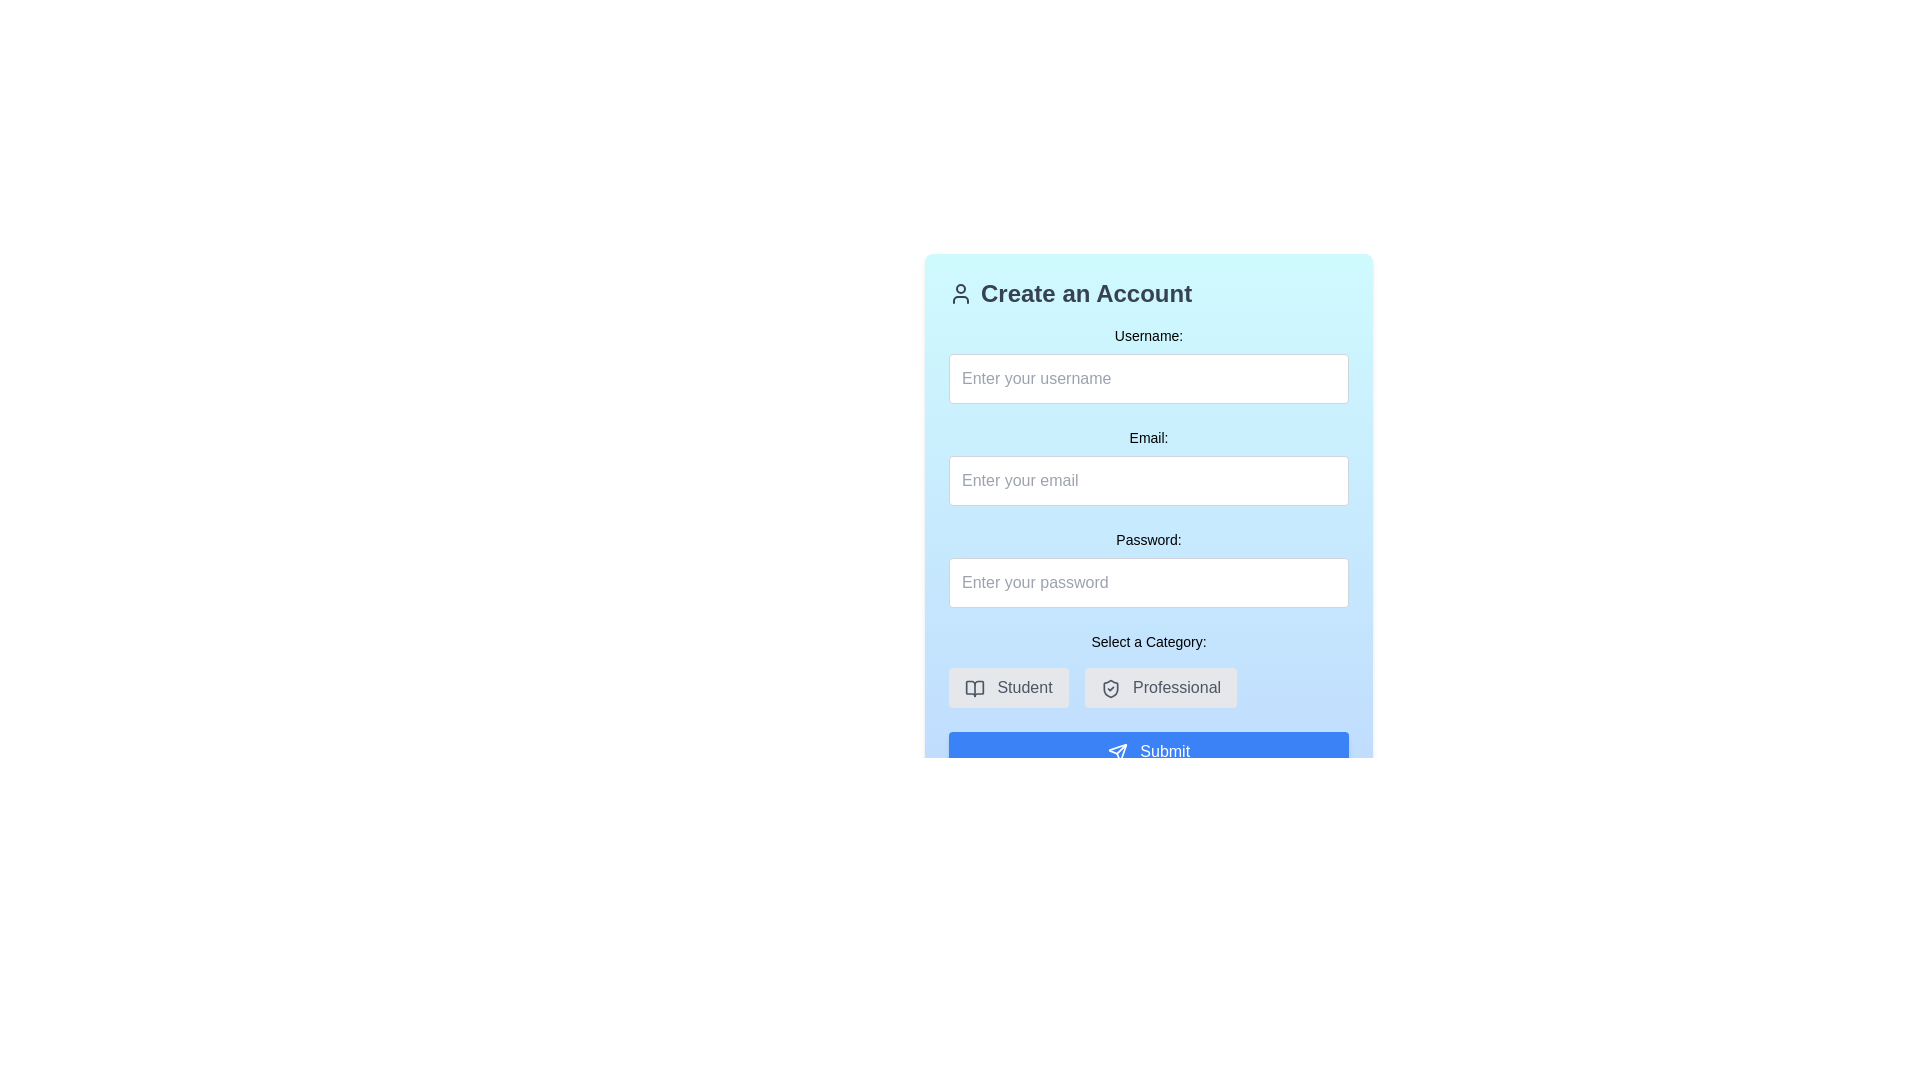 Image resolution: width=1920 pixels, height=1080 pixels. I want to click on the 'Email:' label, which is a small-sized text label centrally aligned above the email input field, so click(1148, 437).